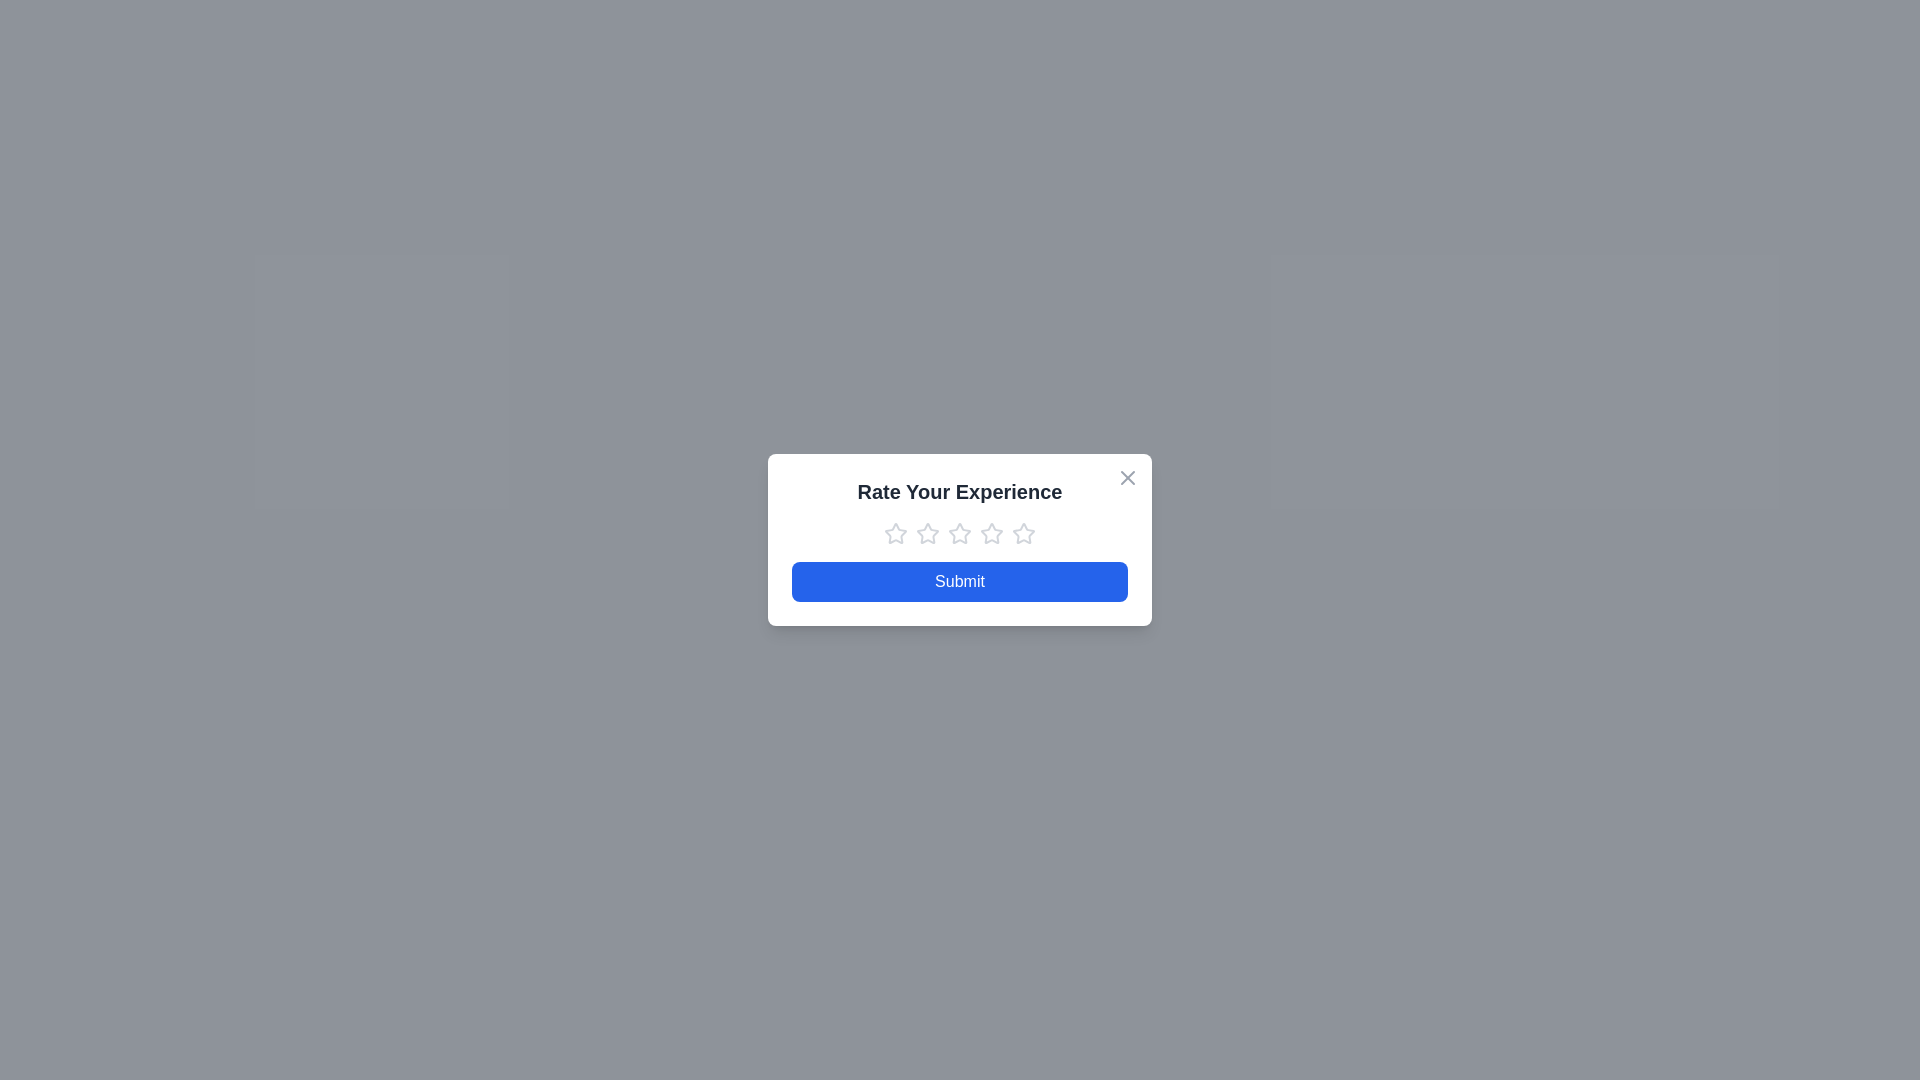 This screenshot has height=1080, width=1920. What do you see at coordinates (960, 582) in the screenshot?
I see `the 'Submit' button to submit the feedback` at bounding box center [960, 582].